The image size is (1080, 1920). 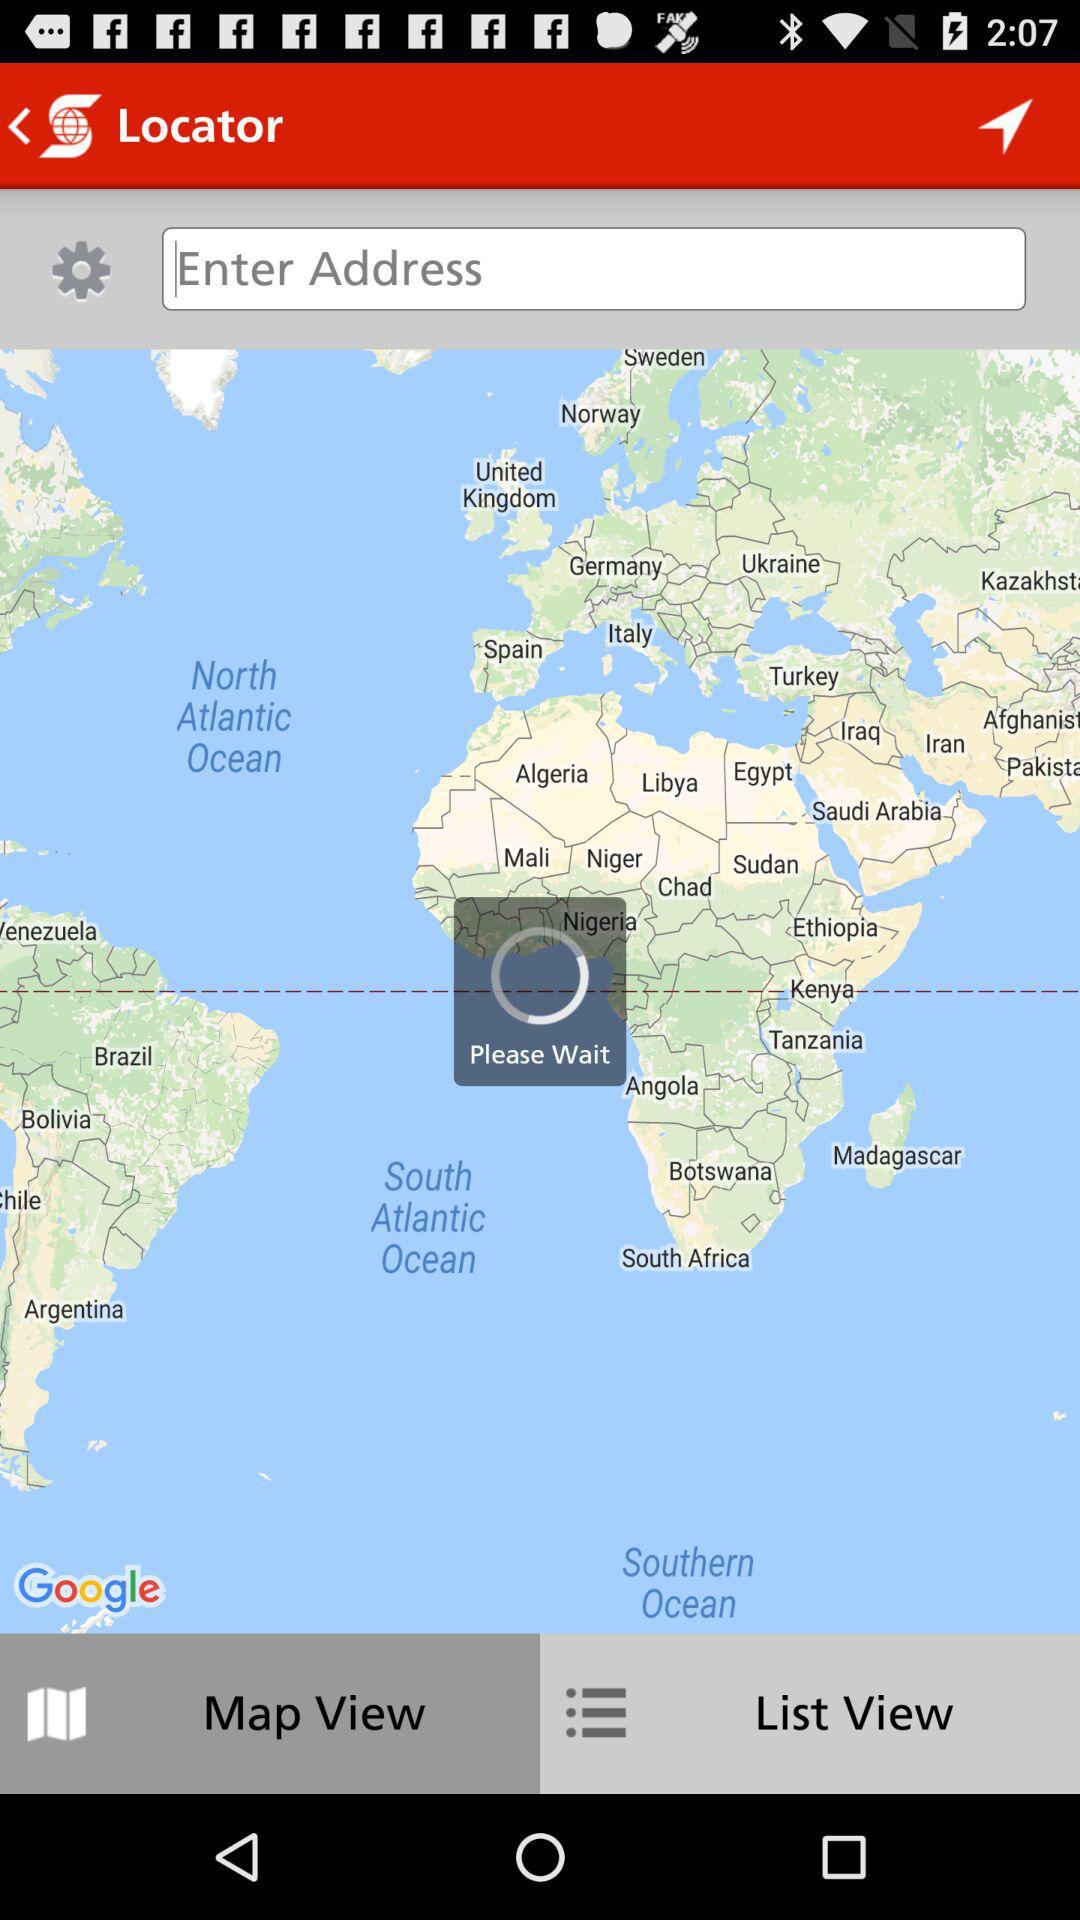 What do you see at coordinates (270, 1712) in the screenshot?
I see `the item next to the list view icon` at bounding box center [270, 1712].